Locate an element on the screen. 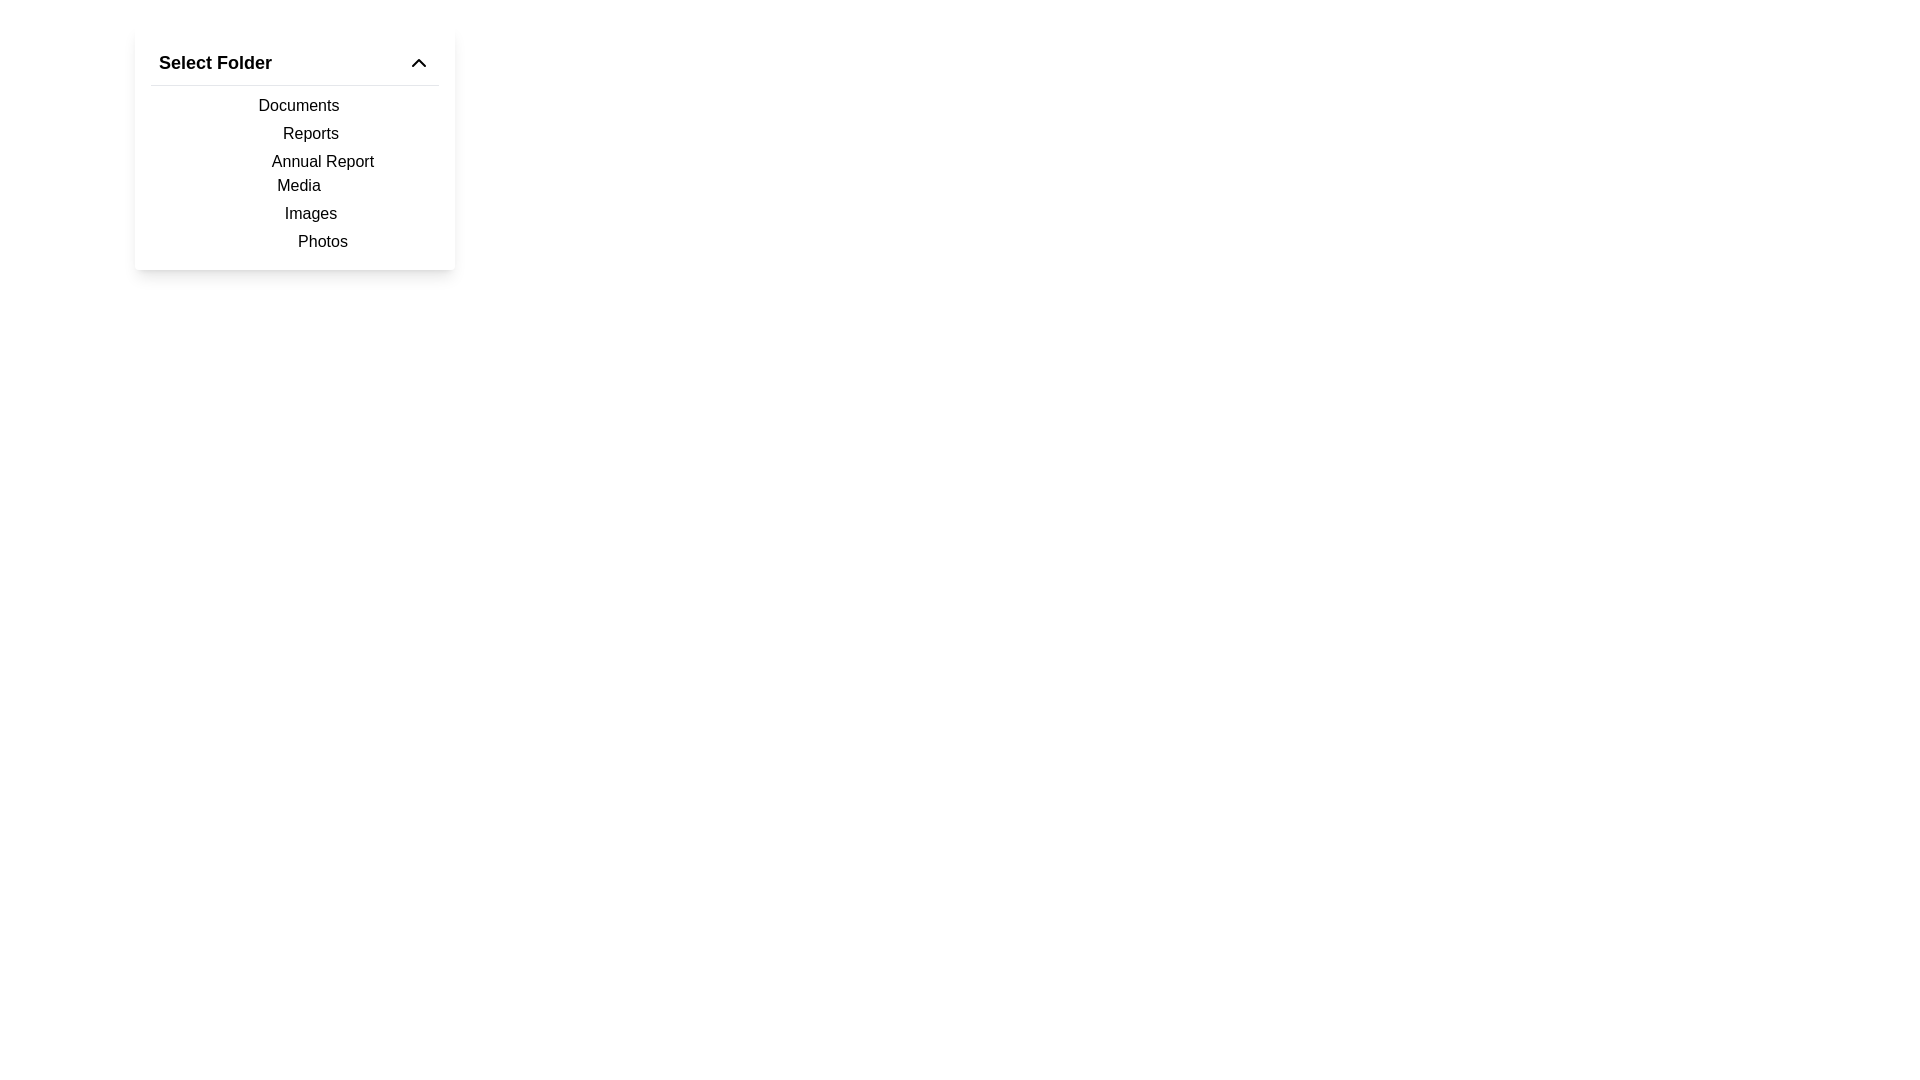 The height and width of the screenshot is (1080, 1920). text from the 'Reports' and 'Annual Report' label located under the 'Documents' header in the dropdown menu is located at coordinates (297, 145).